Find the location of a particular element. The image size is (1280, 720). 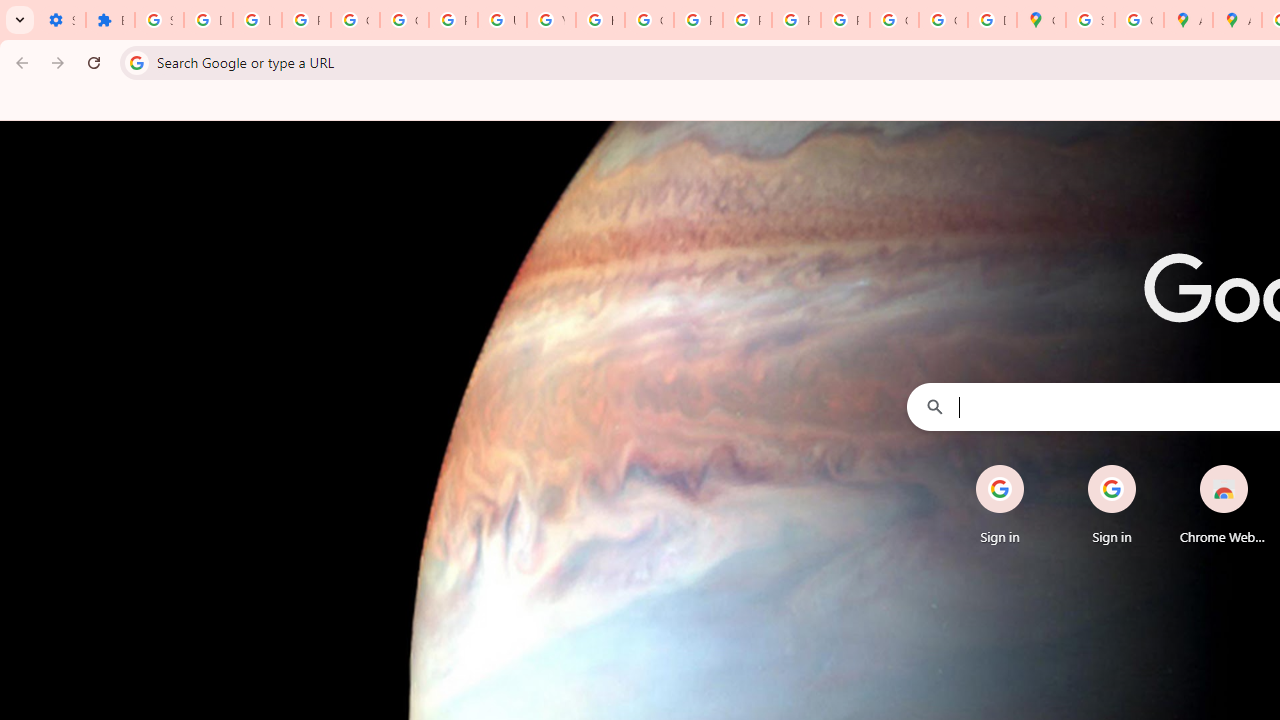

'Privacy Help Center - Policies Help' is located at coordinates (698, 20).